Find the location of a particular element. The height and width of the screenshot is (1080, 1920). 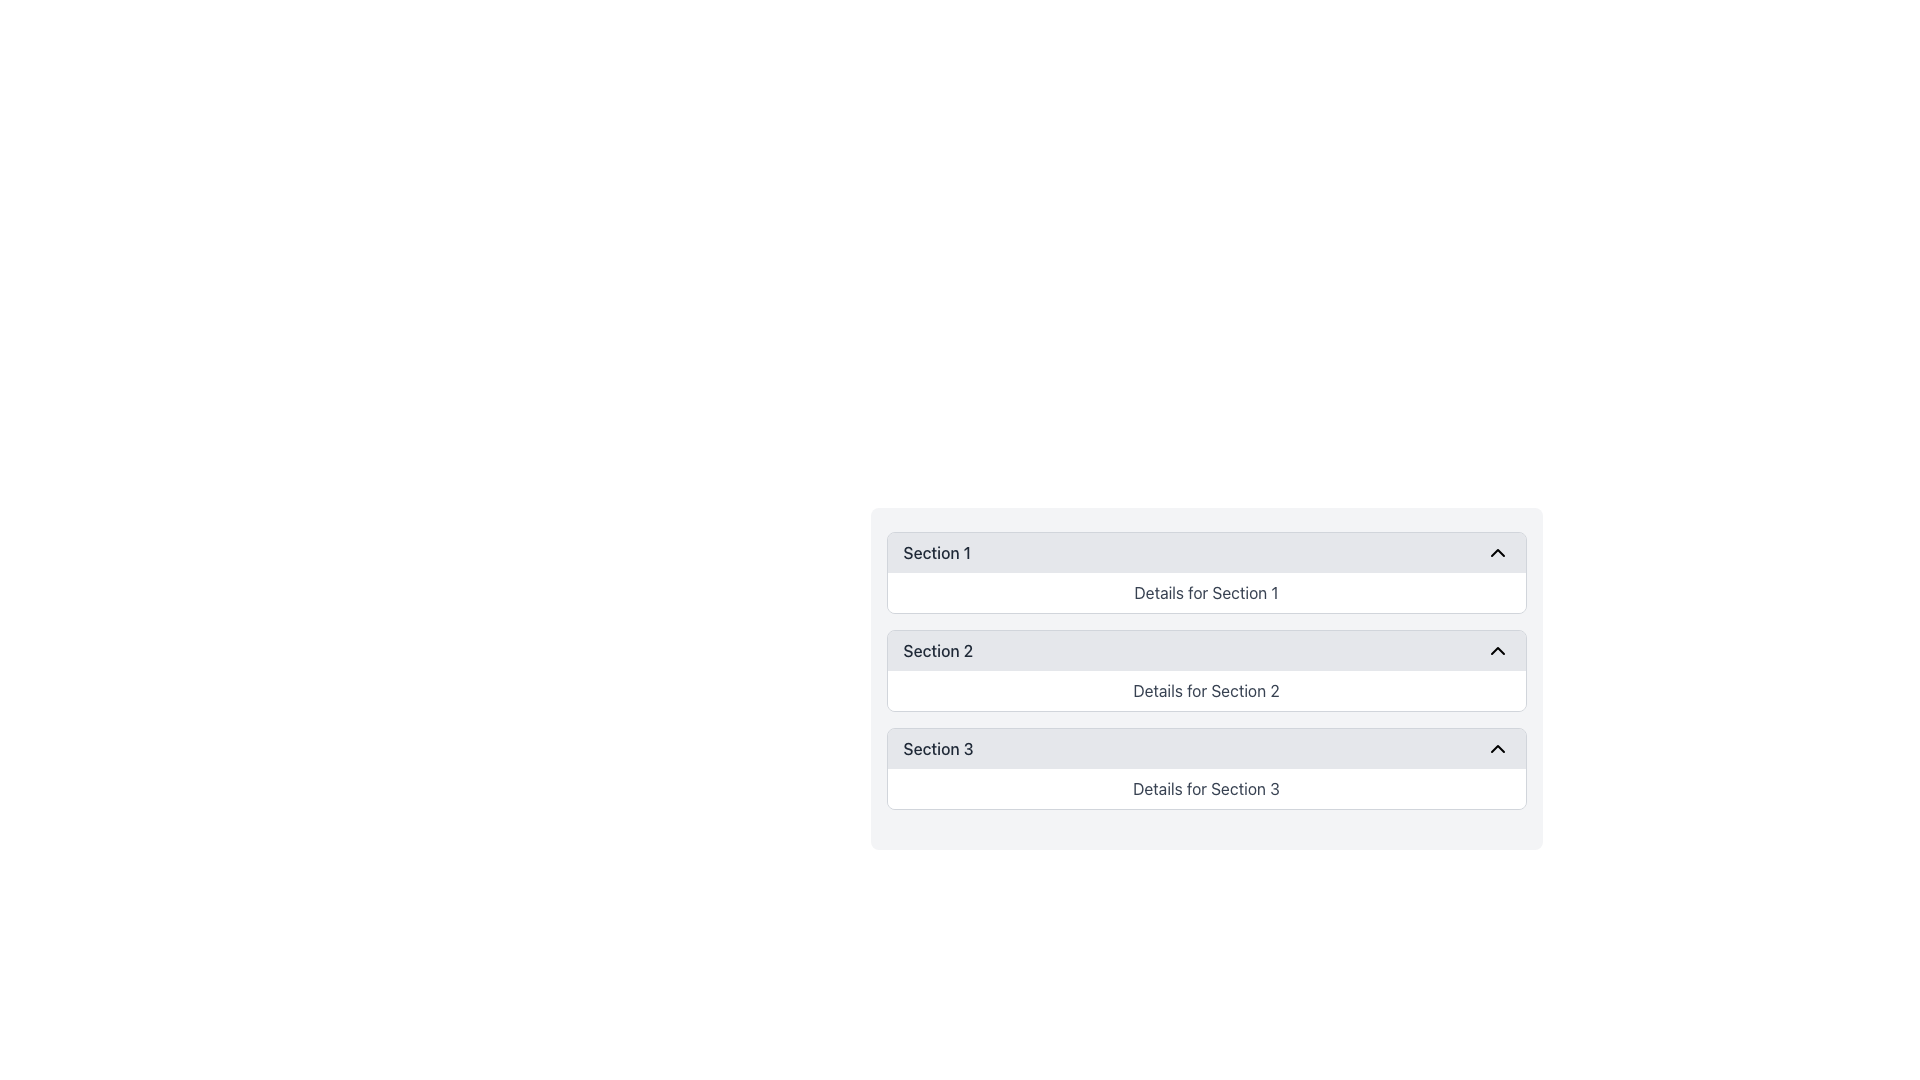

the chevron up icon located on the right side of the 'Section 2' header to focus on it is located at coordinates (1497, 651).